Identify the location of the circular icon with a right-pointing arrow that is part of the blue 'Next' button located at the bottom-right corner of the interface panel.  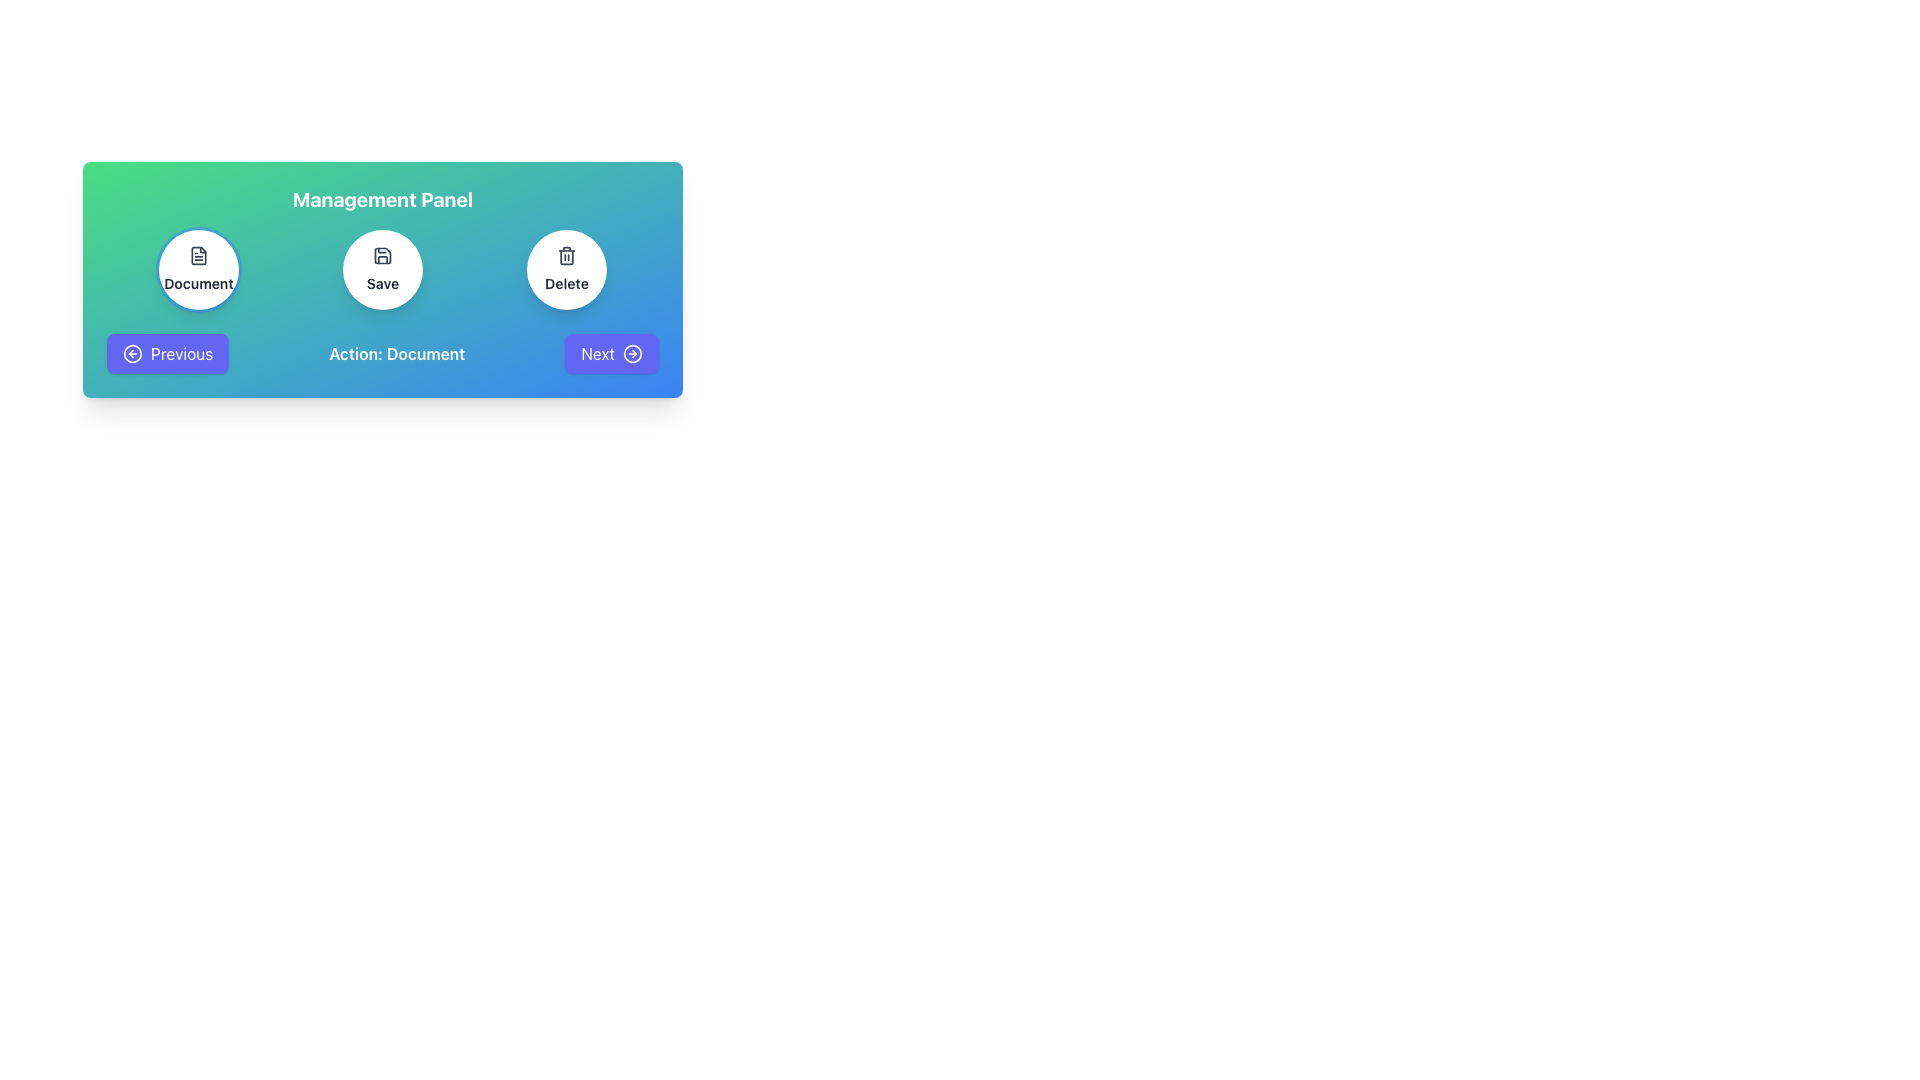
(632, 353).